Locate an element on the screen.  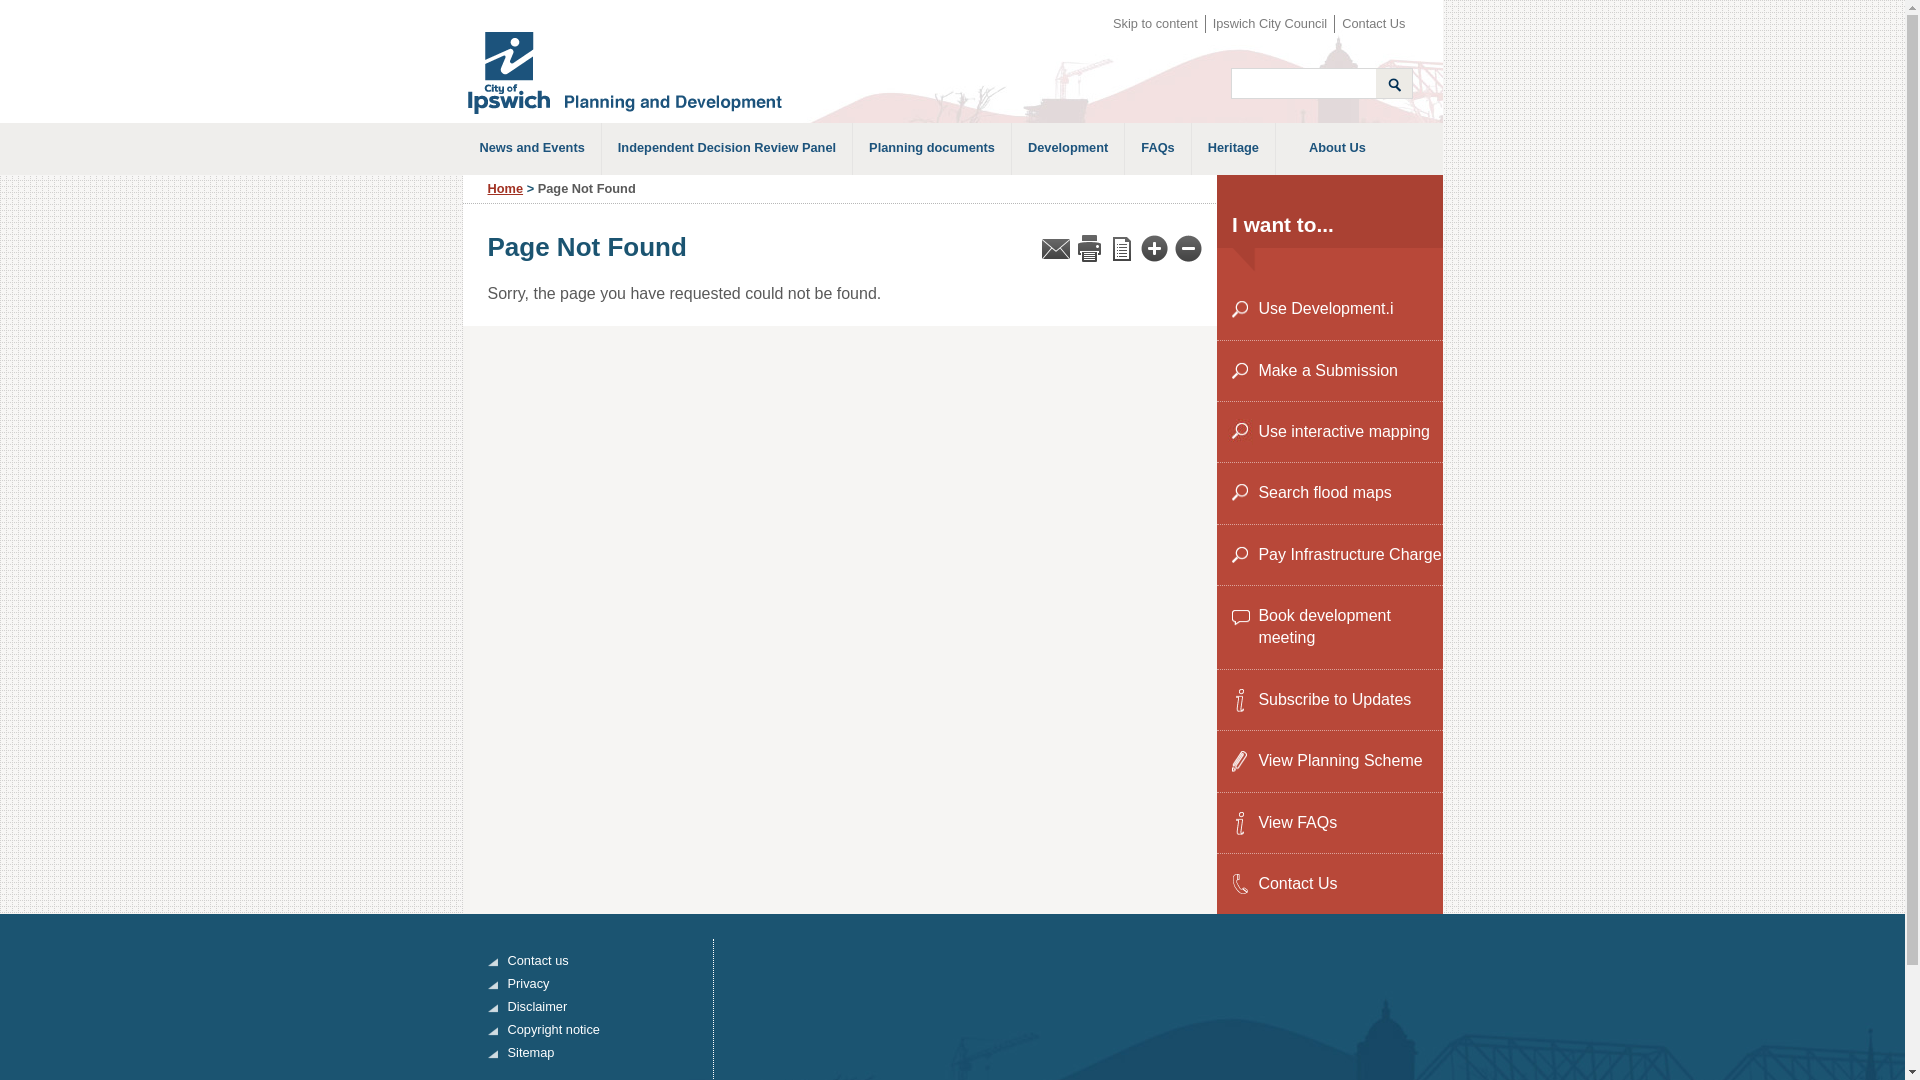
'View FAQs' is located at coordinates (1227, 822).